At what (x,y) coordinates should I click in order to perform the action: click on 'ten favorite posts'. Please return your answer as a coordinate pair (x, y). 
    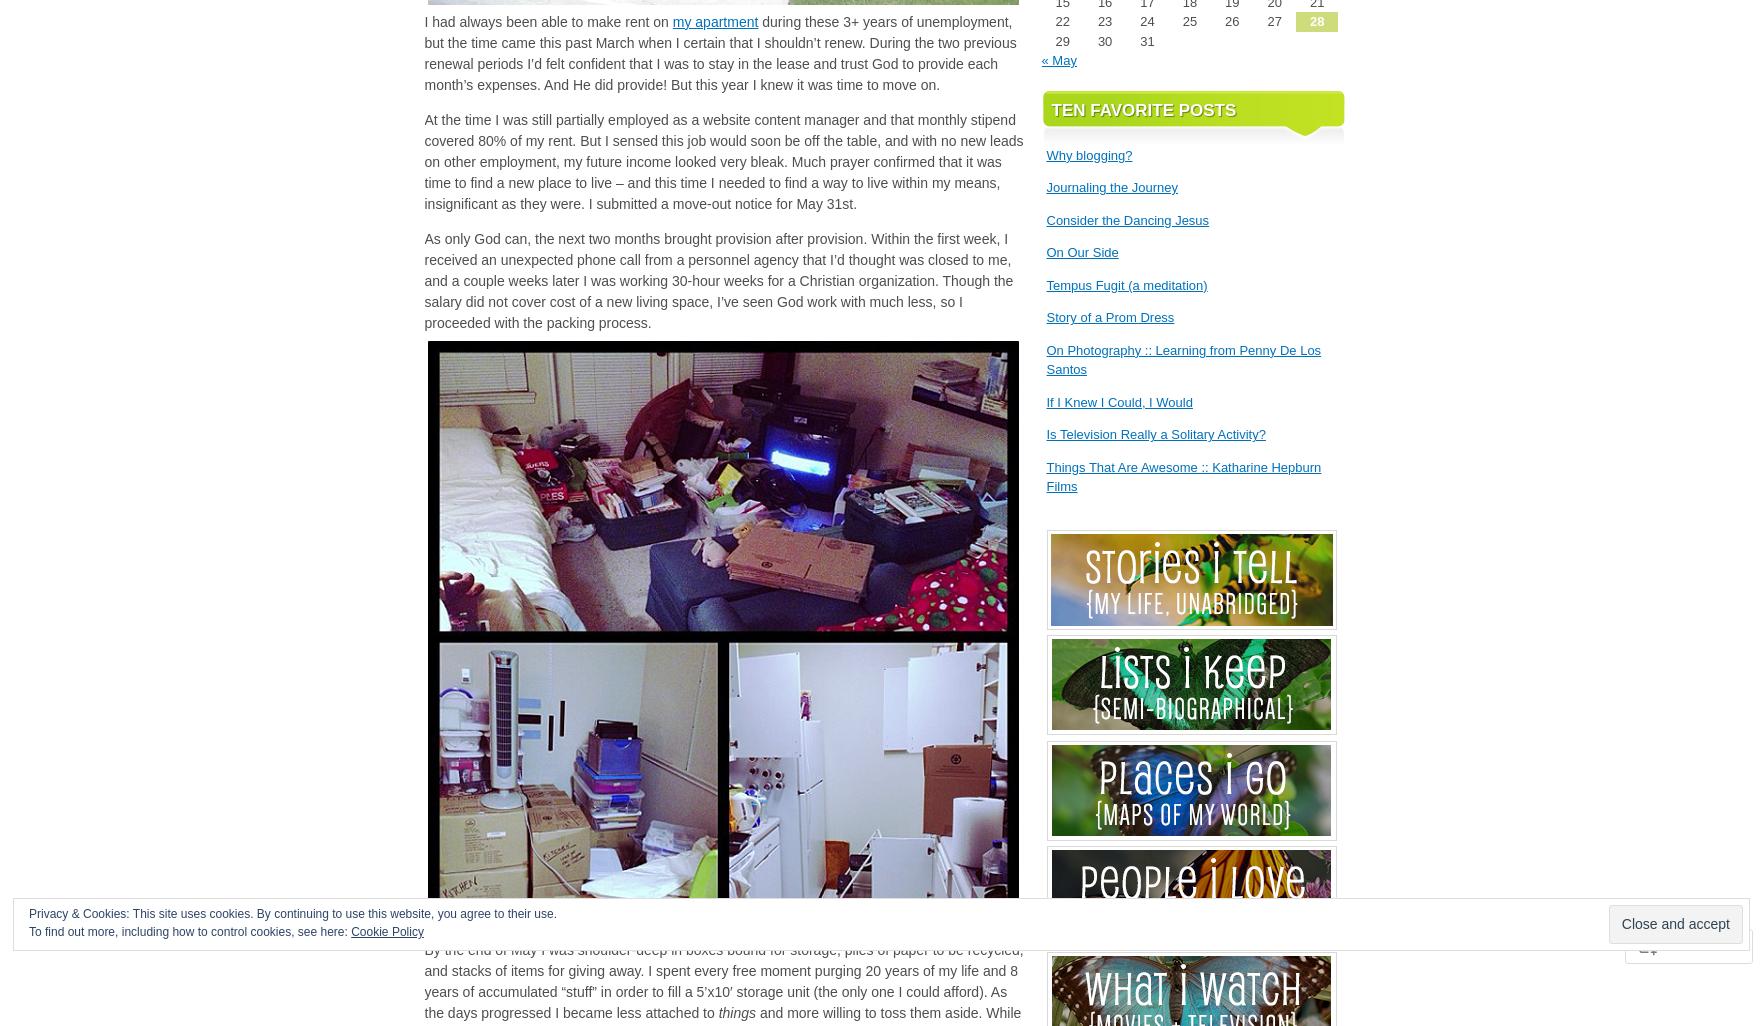
    Looking at the image, I should click on (1142, 109).